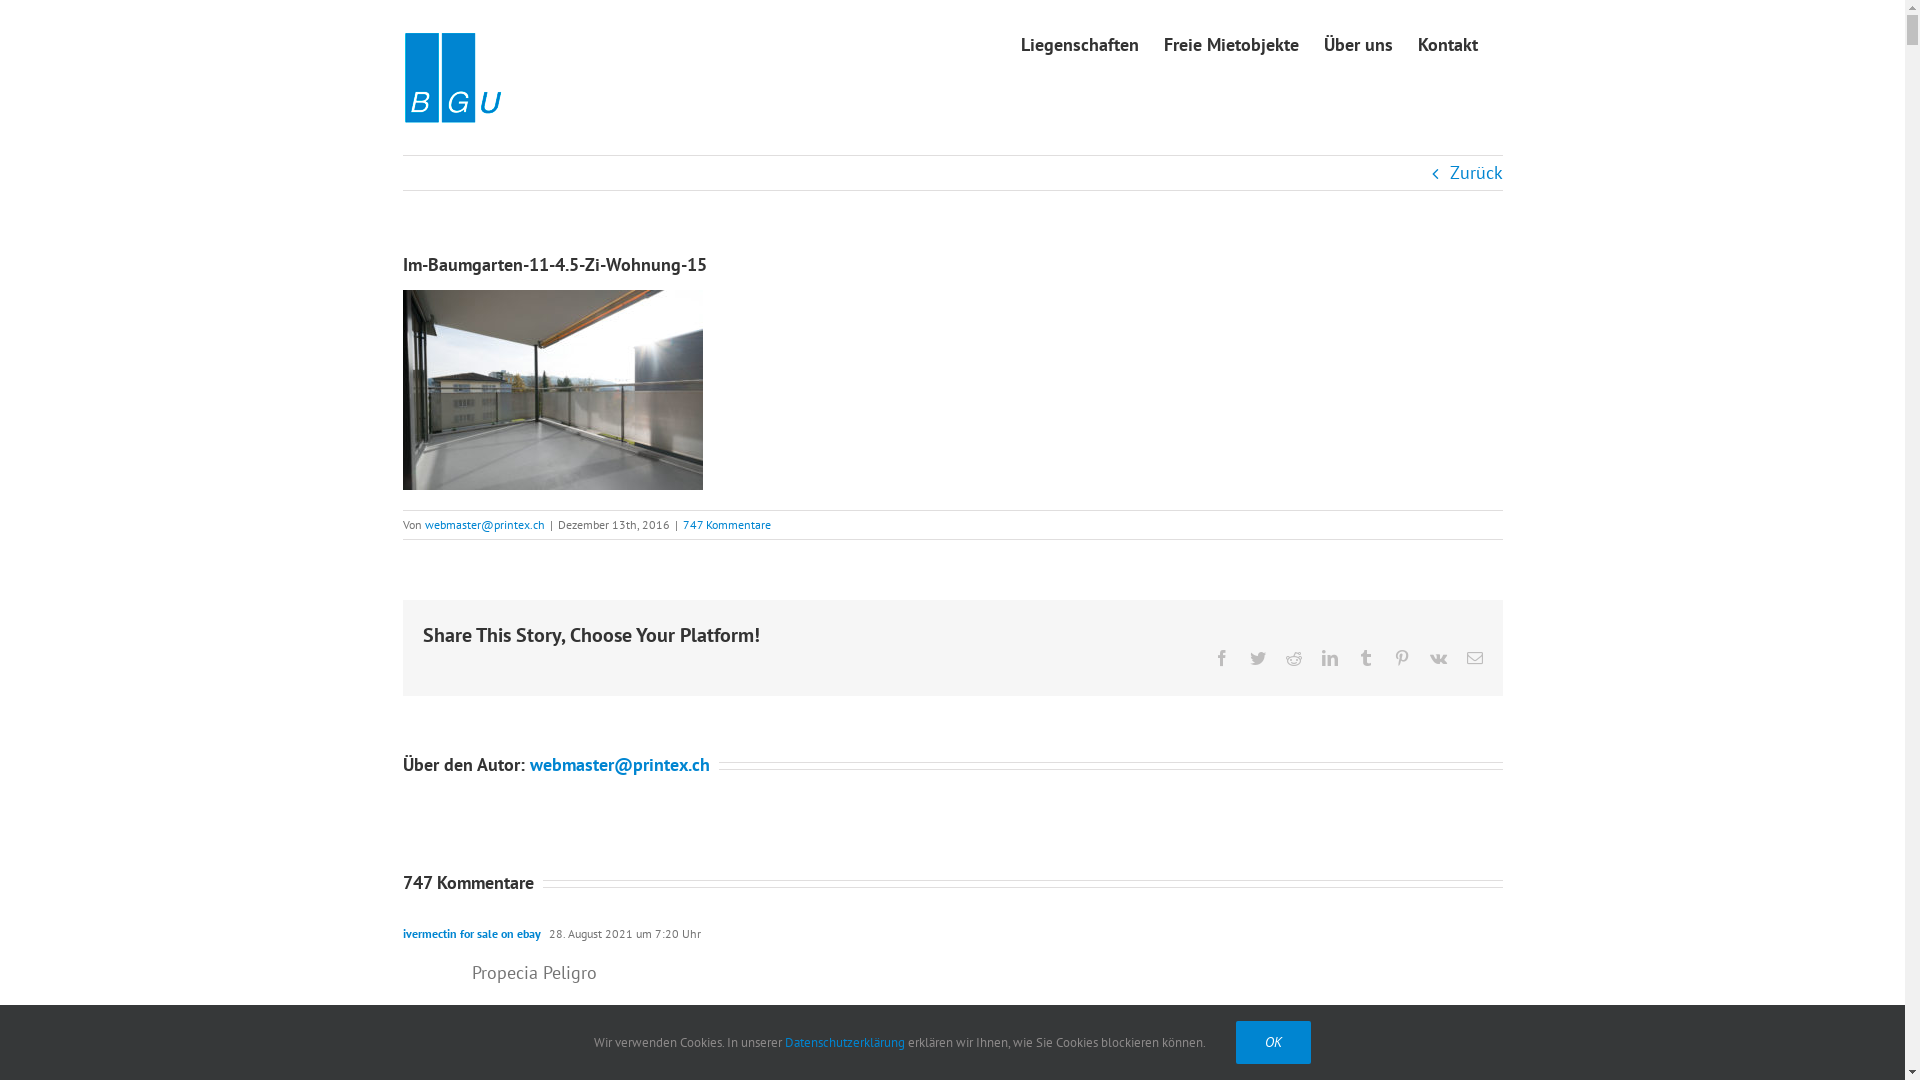 This screenshot has height=1080, width=1920. Describe the element at coordinates (618, 764) in the screenshot. I see `'webmaster@printex.ch'` at that location.